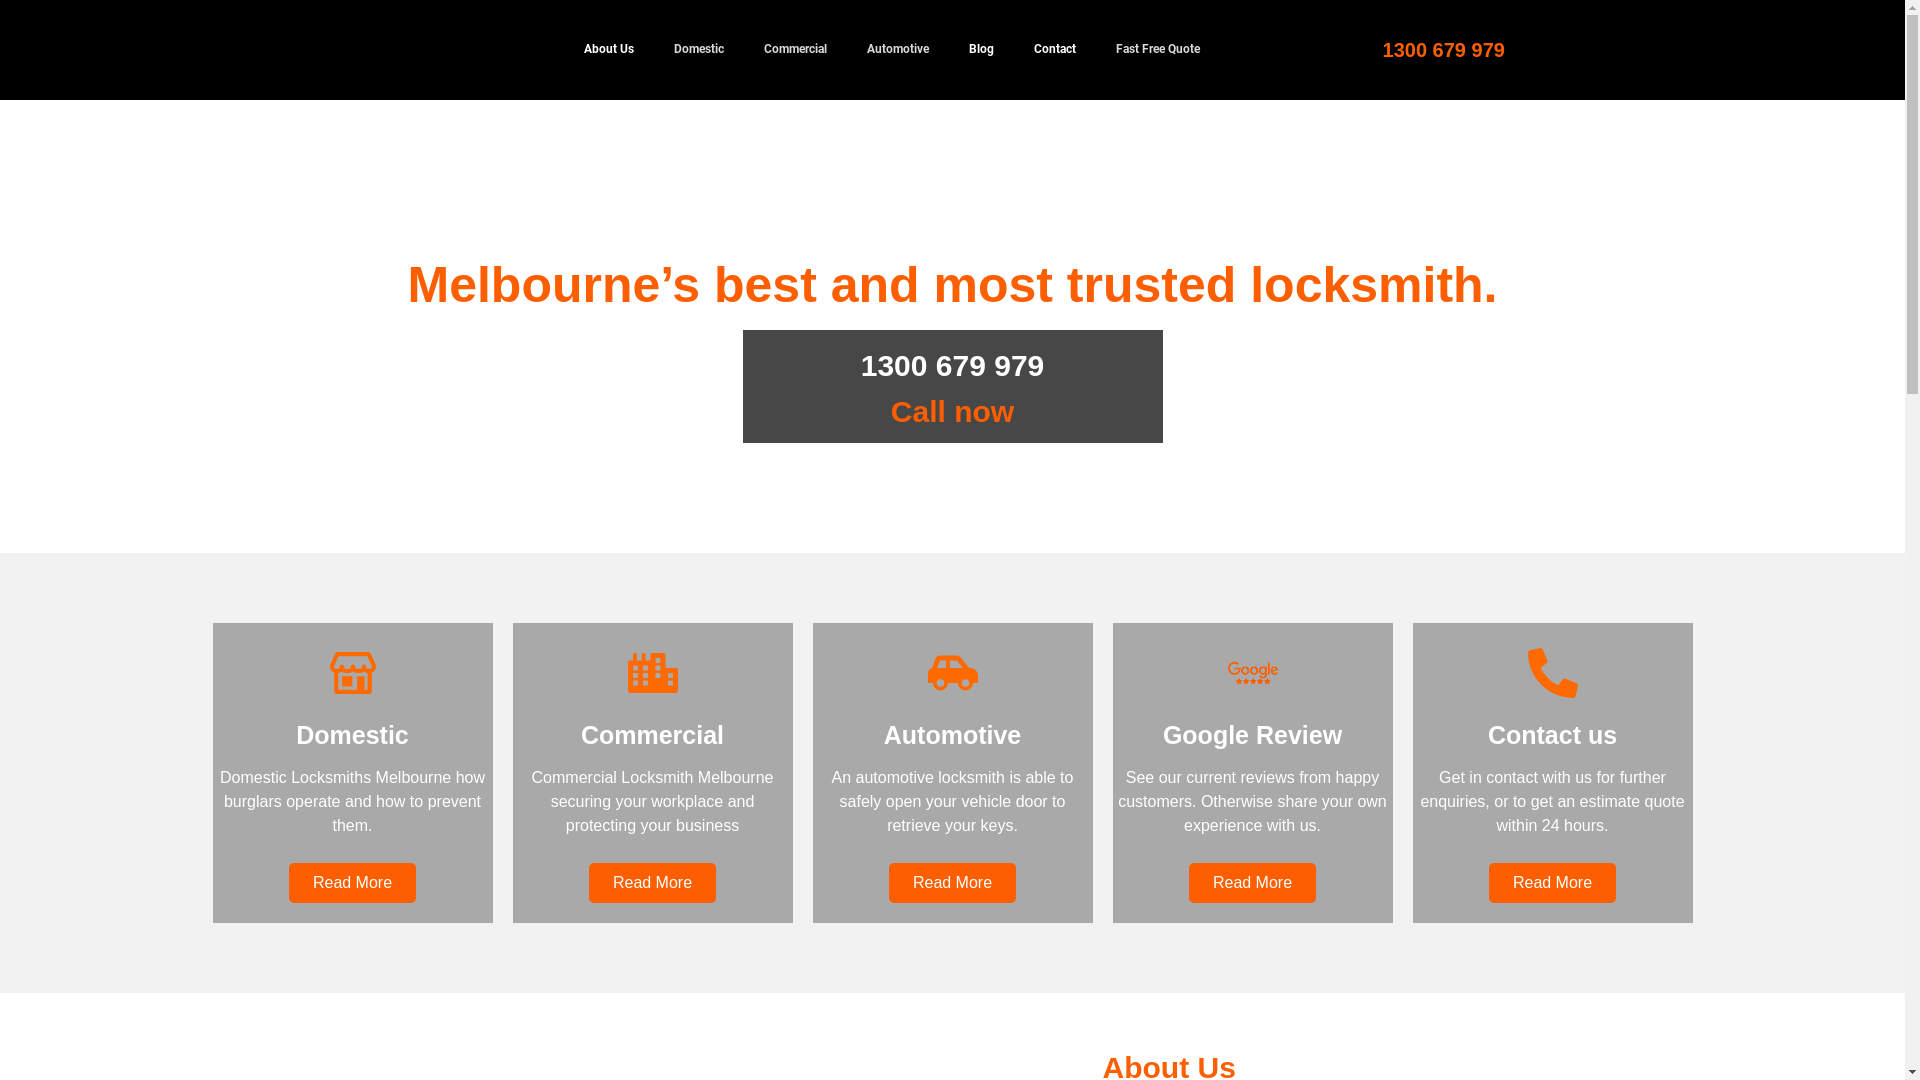 Image resolution: width=1920 pixels, height=1080 pixels. What do you see at coordinates (1054, 49) in the screenshot?
I see `'Contact'` at bounding box center [1054, 49].